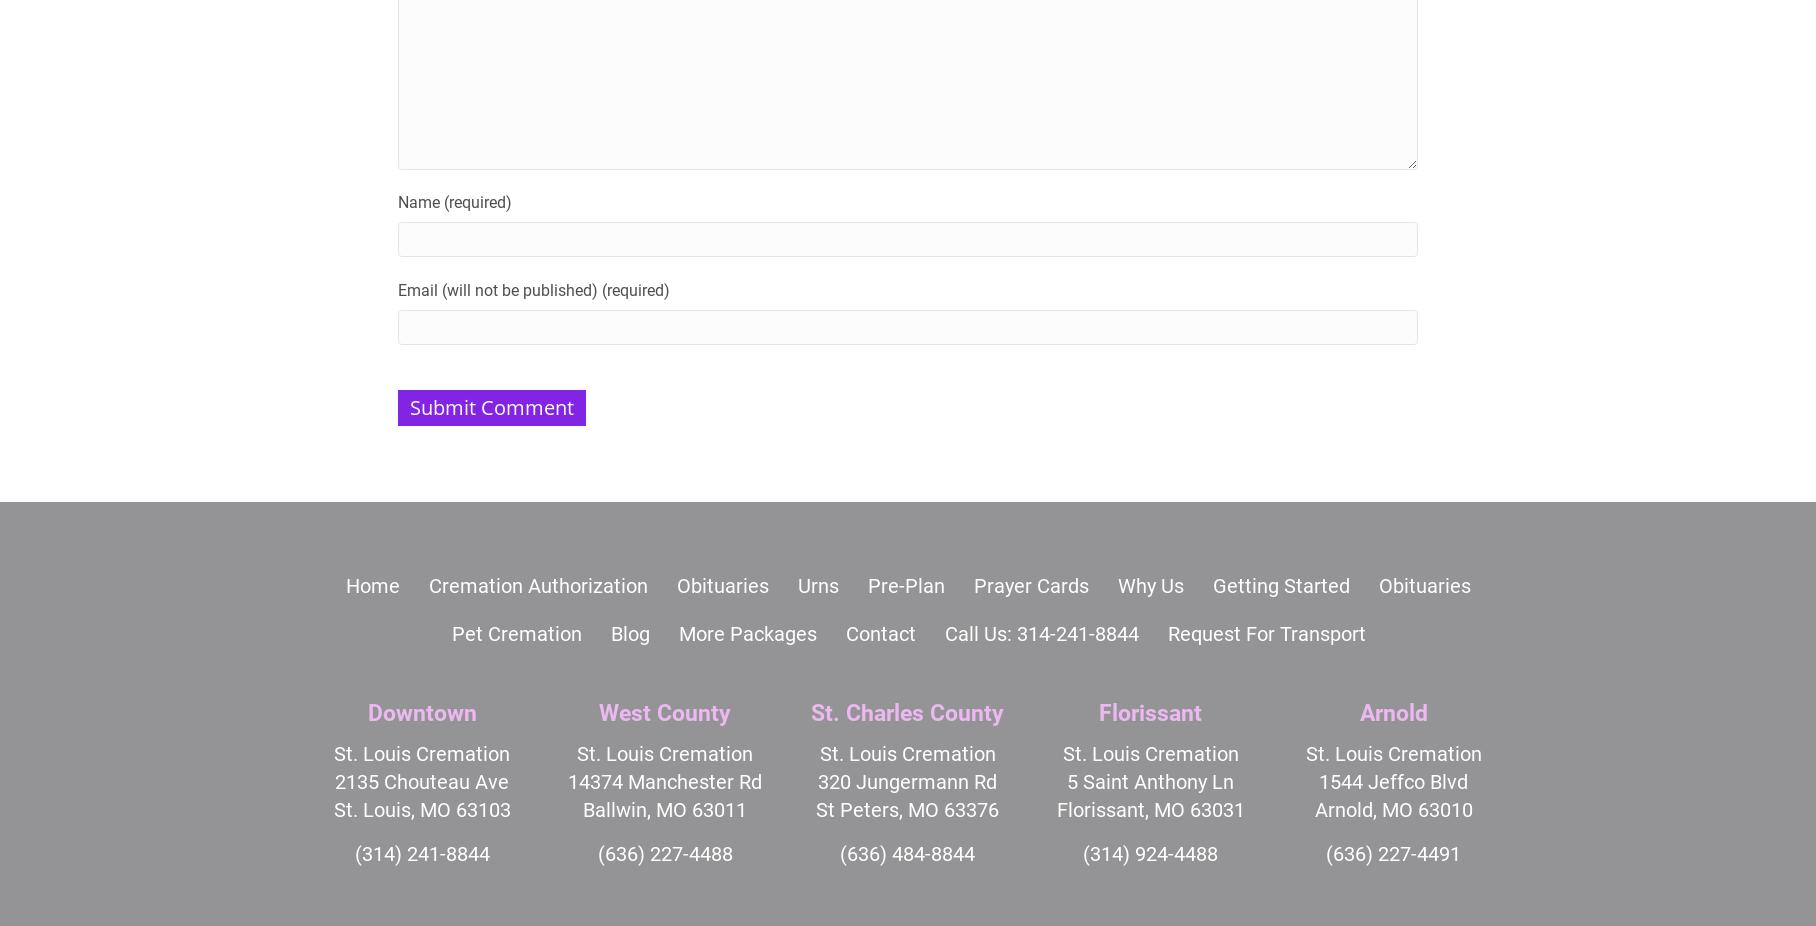 The width and height of the screenshot is (1816, 926). Describe the element at coordinates (455, 200) in the screenshot. I see `'Name (required)'` at that location.